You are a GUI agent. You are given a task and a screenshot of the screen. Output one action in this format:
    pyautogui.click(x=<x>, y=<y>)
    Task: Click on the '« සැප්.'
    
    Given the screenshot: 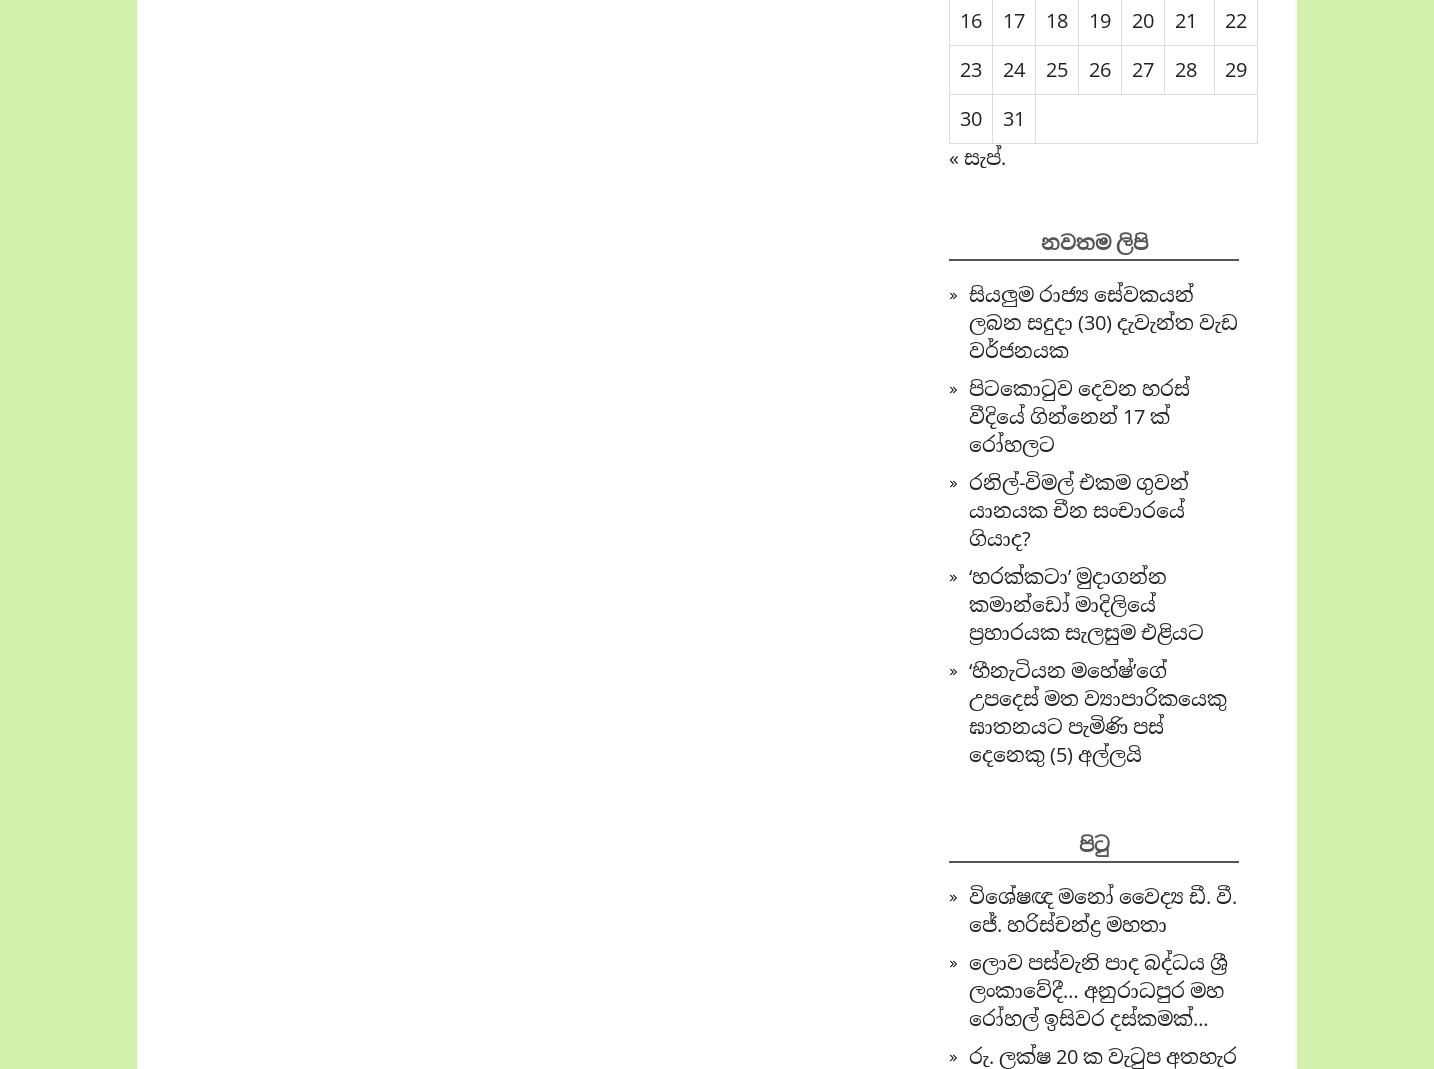 What is the action you would take?
    pyautogui.click(x=976, y=157)
    